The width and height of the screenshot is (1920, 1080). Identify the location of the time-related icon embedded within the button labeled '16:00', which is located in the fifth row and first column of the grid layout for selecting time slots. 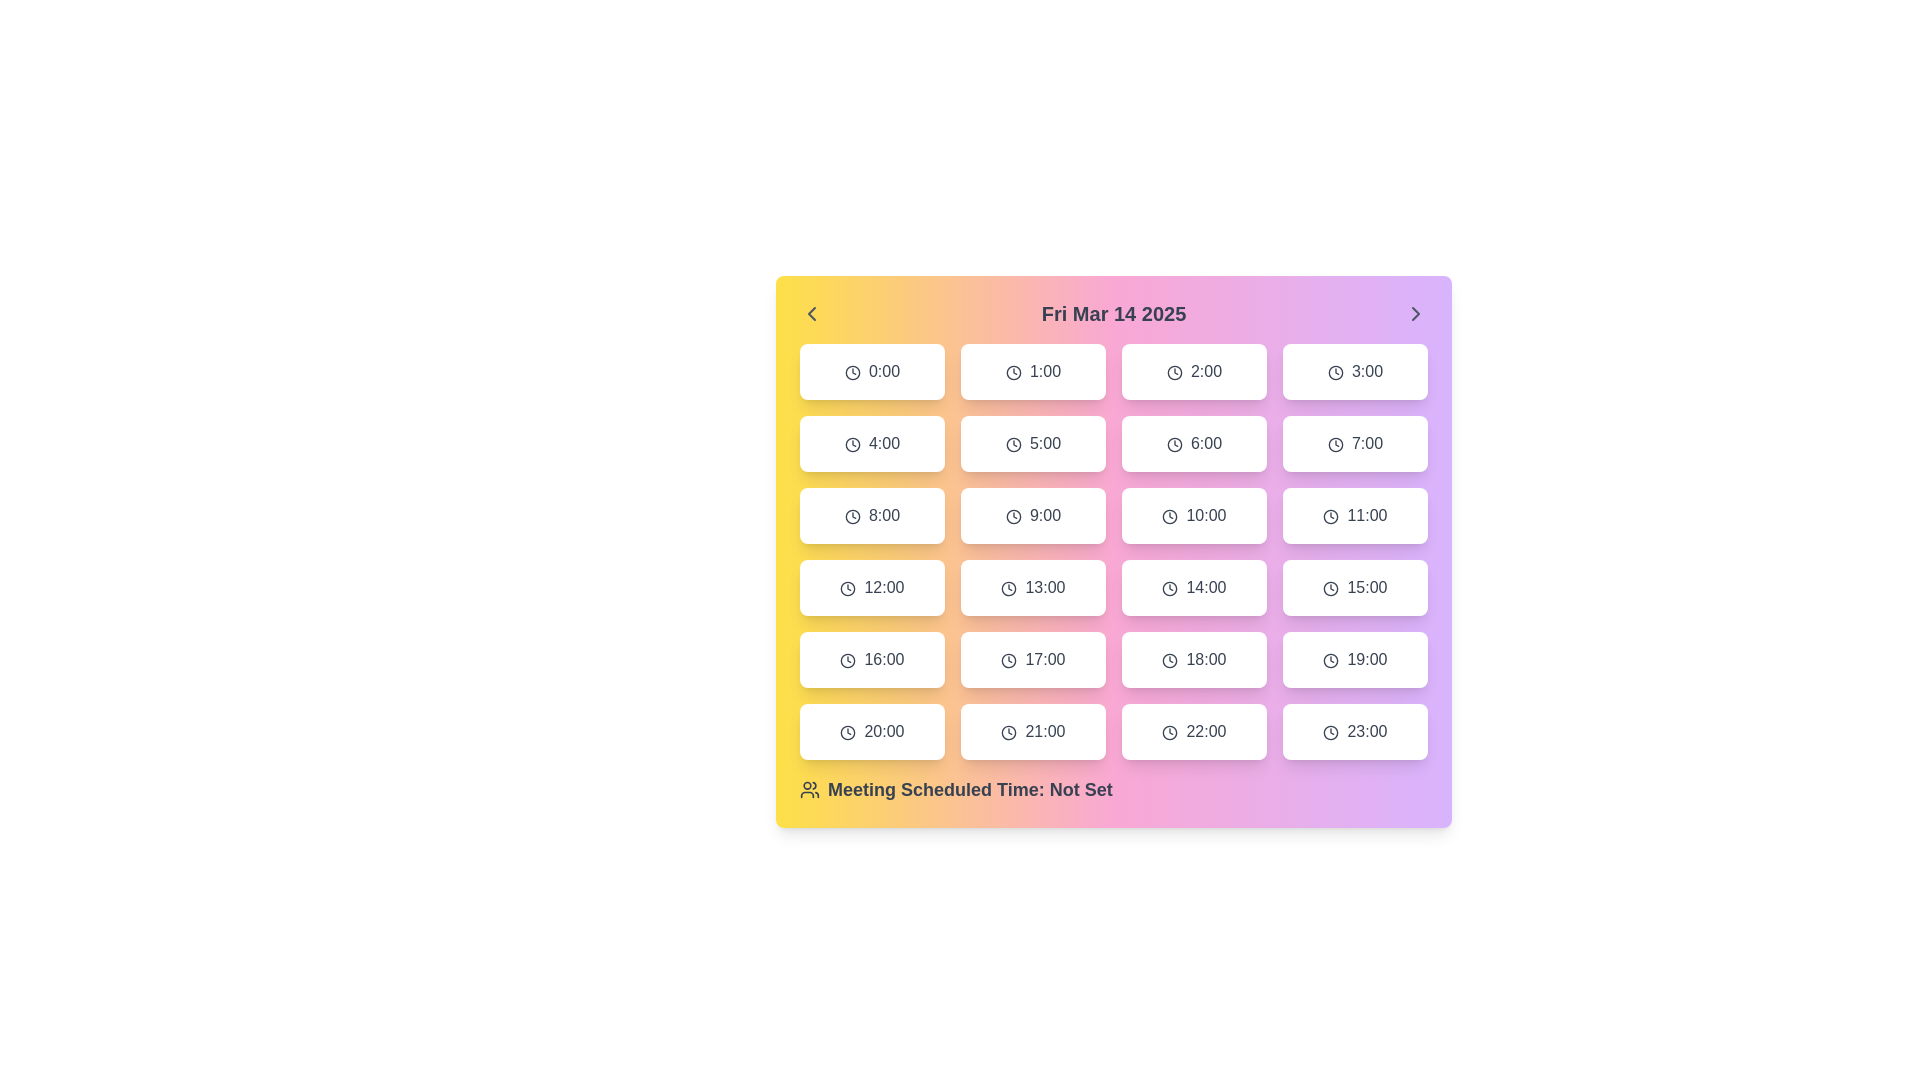
(848, 660).